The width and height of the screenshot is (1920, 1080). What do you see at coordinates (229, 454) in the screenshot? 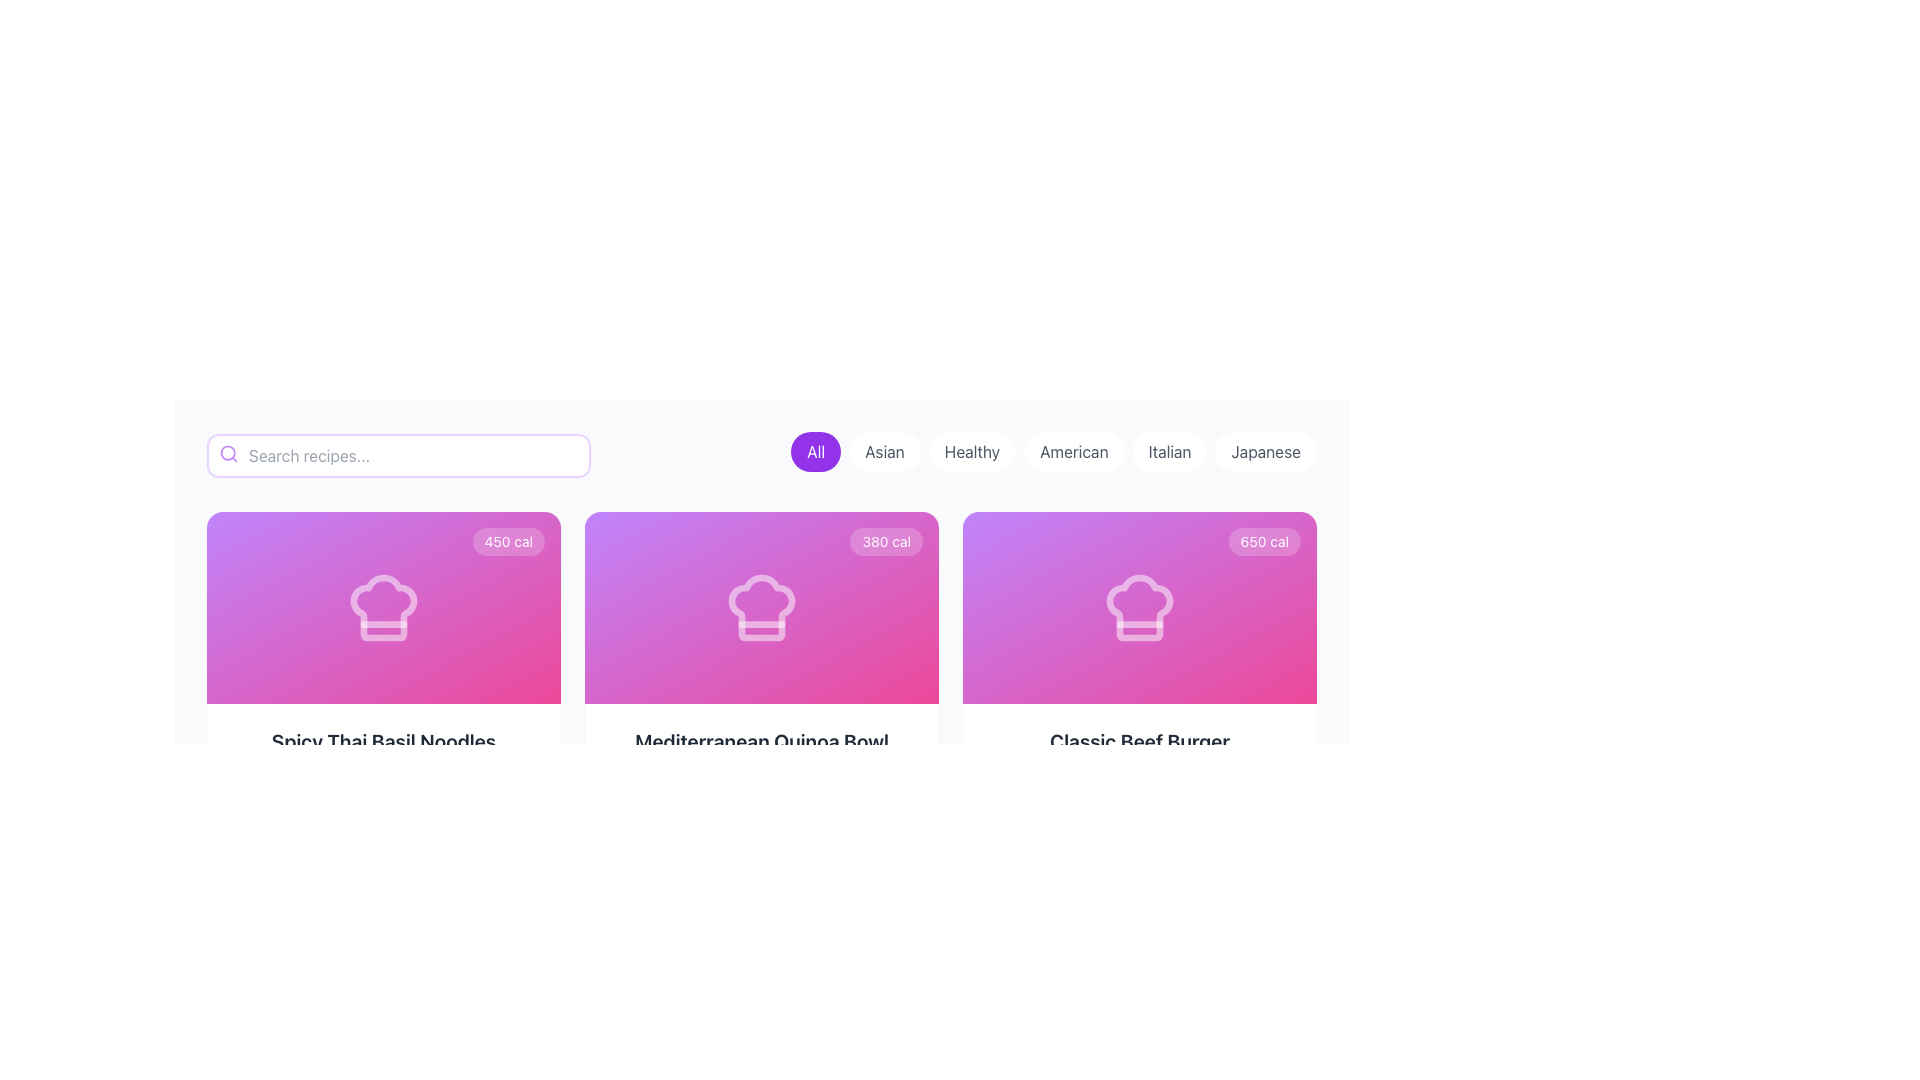
I see `the purple magnifying glass icon located on the left side of the search bar next to the placeholder text 'Search recipes...'` at bounding box center [229, 454].